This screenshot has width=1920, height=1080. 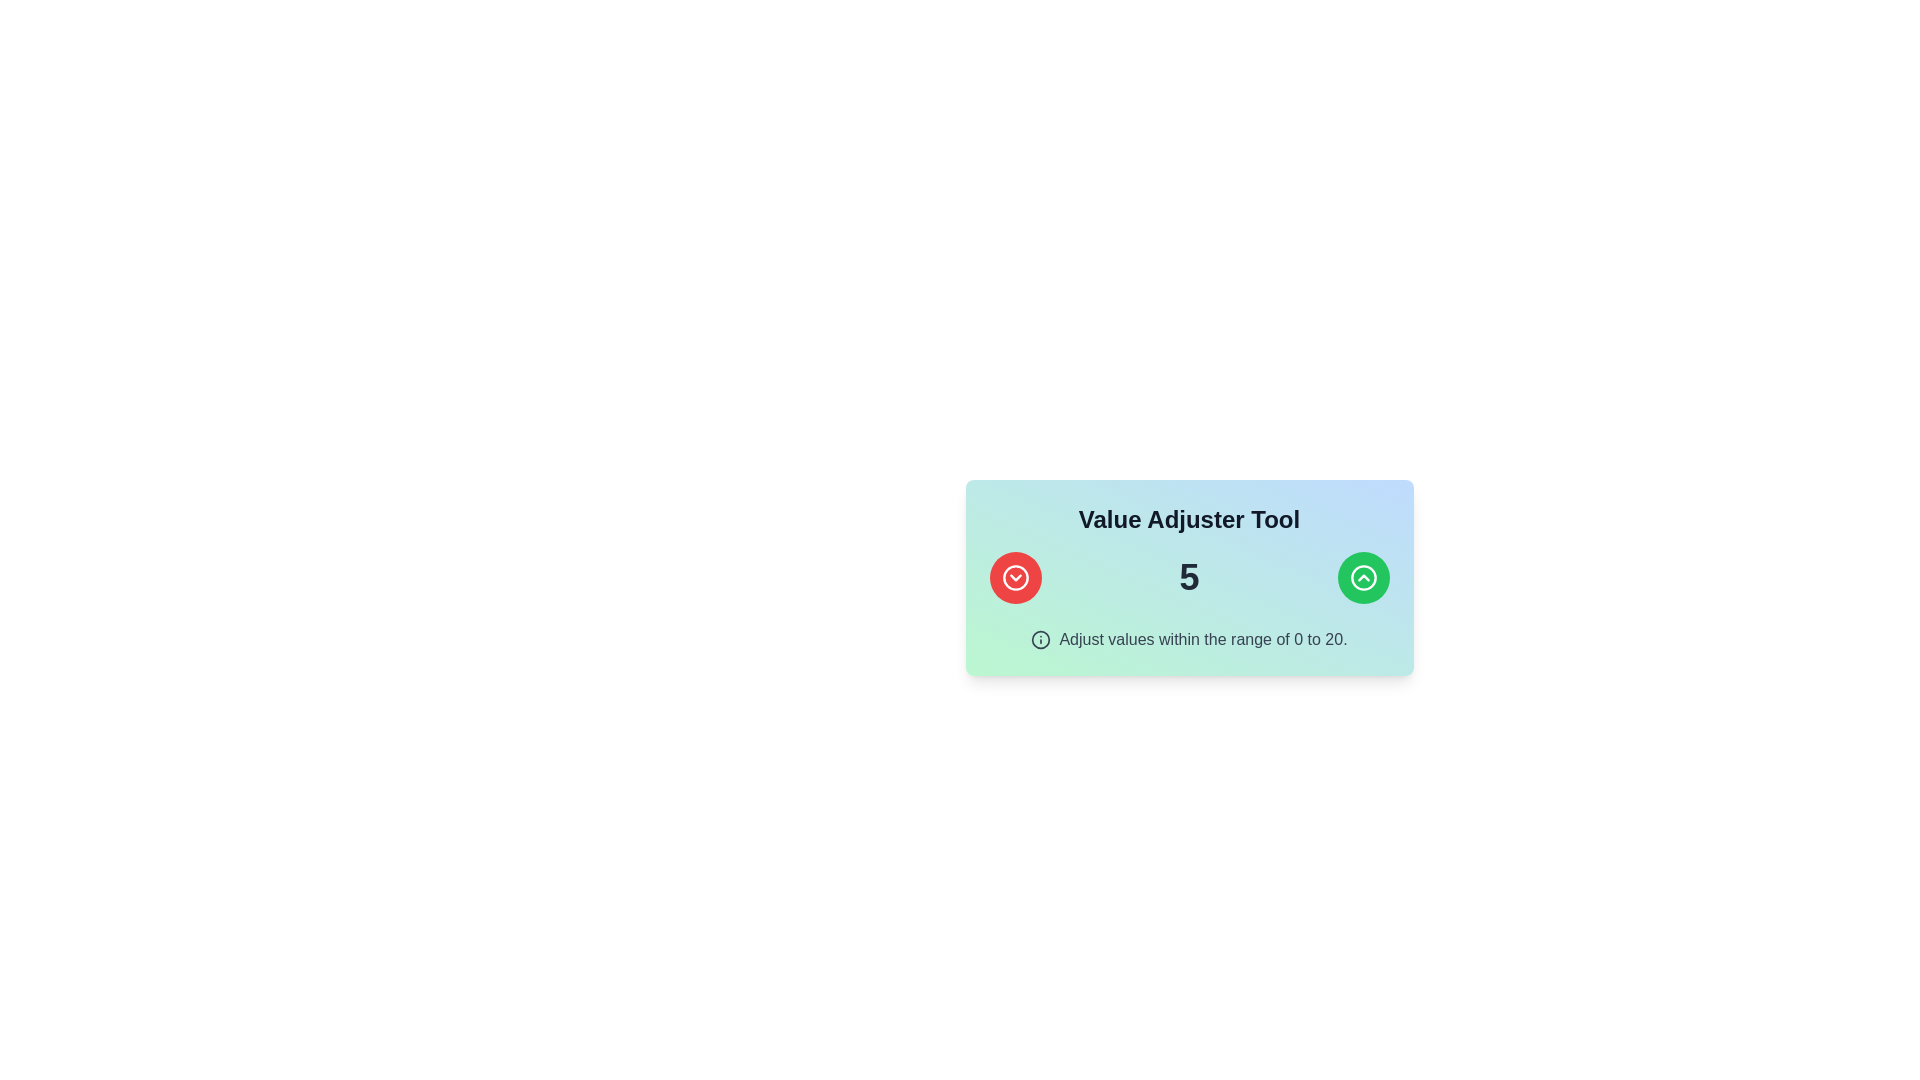 I want to click on the button that increases the displayed numeric value, located to the right of the numeric display, to trigger a hover effect, so click(x=1362, y=578).